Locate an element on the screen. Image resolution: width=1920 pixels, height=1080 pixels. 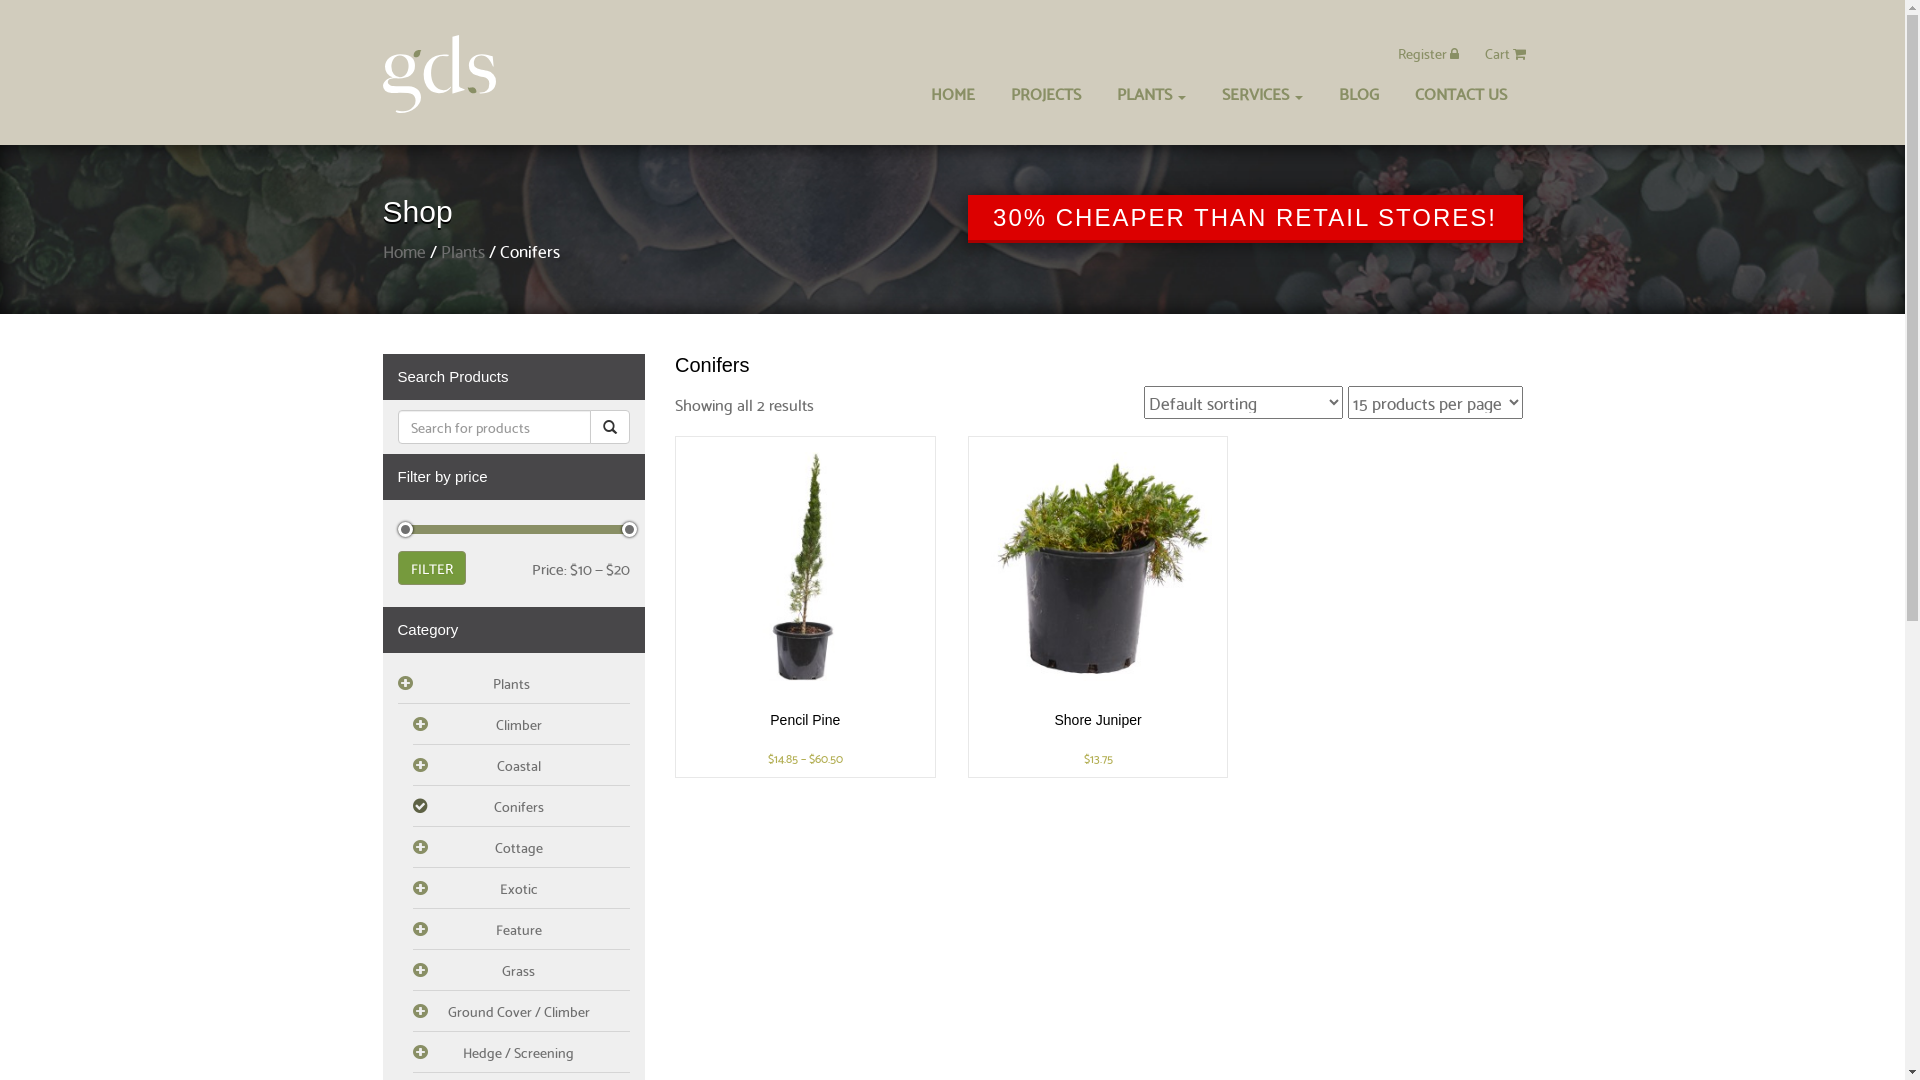
'BLOG' is located at coordinates (1358, 92).